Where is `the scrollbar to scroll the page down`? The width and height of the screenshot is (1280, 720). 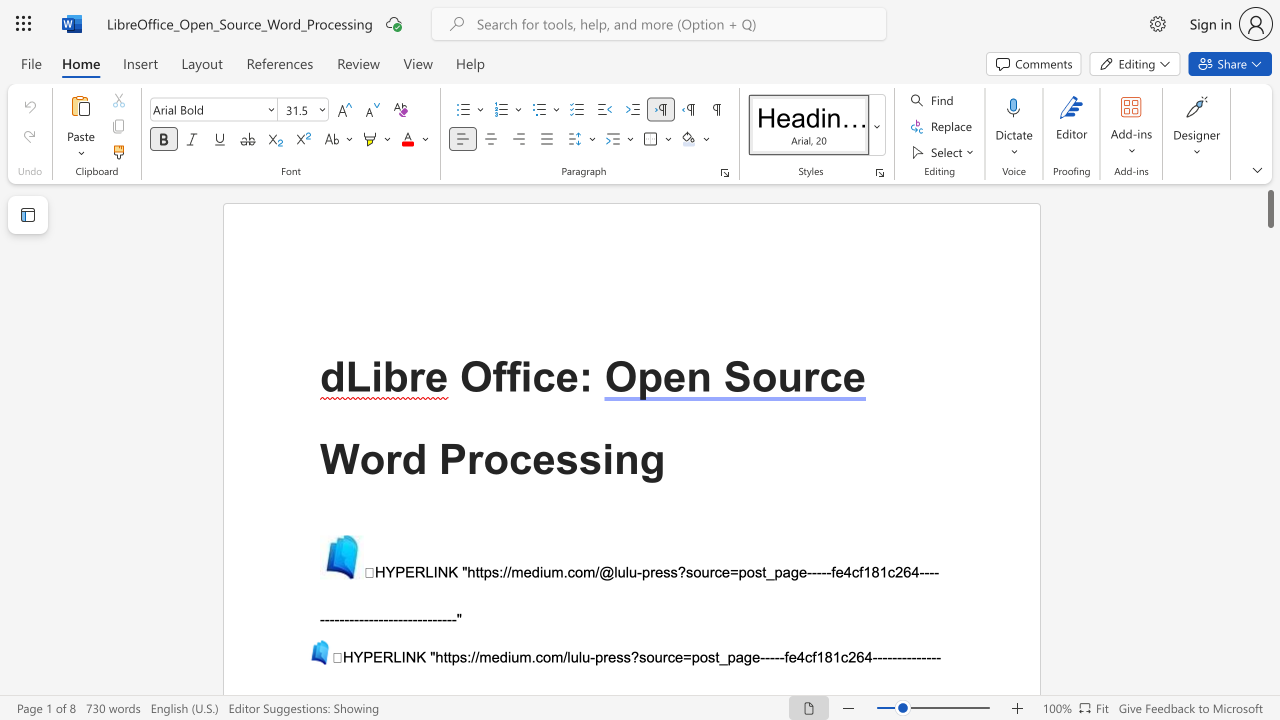 the scrollbar to scroll the page down is located at coordinates (1269, 428).